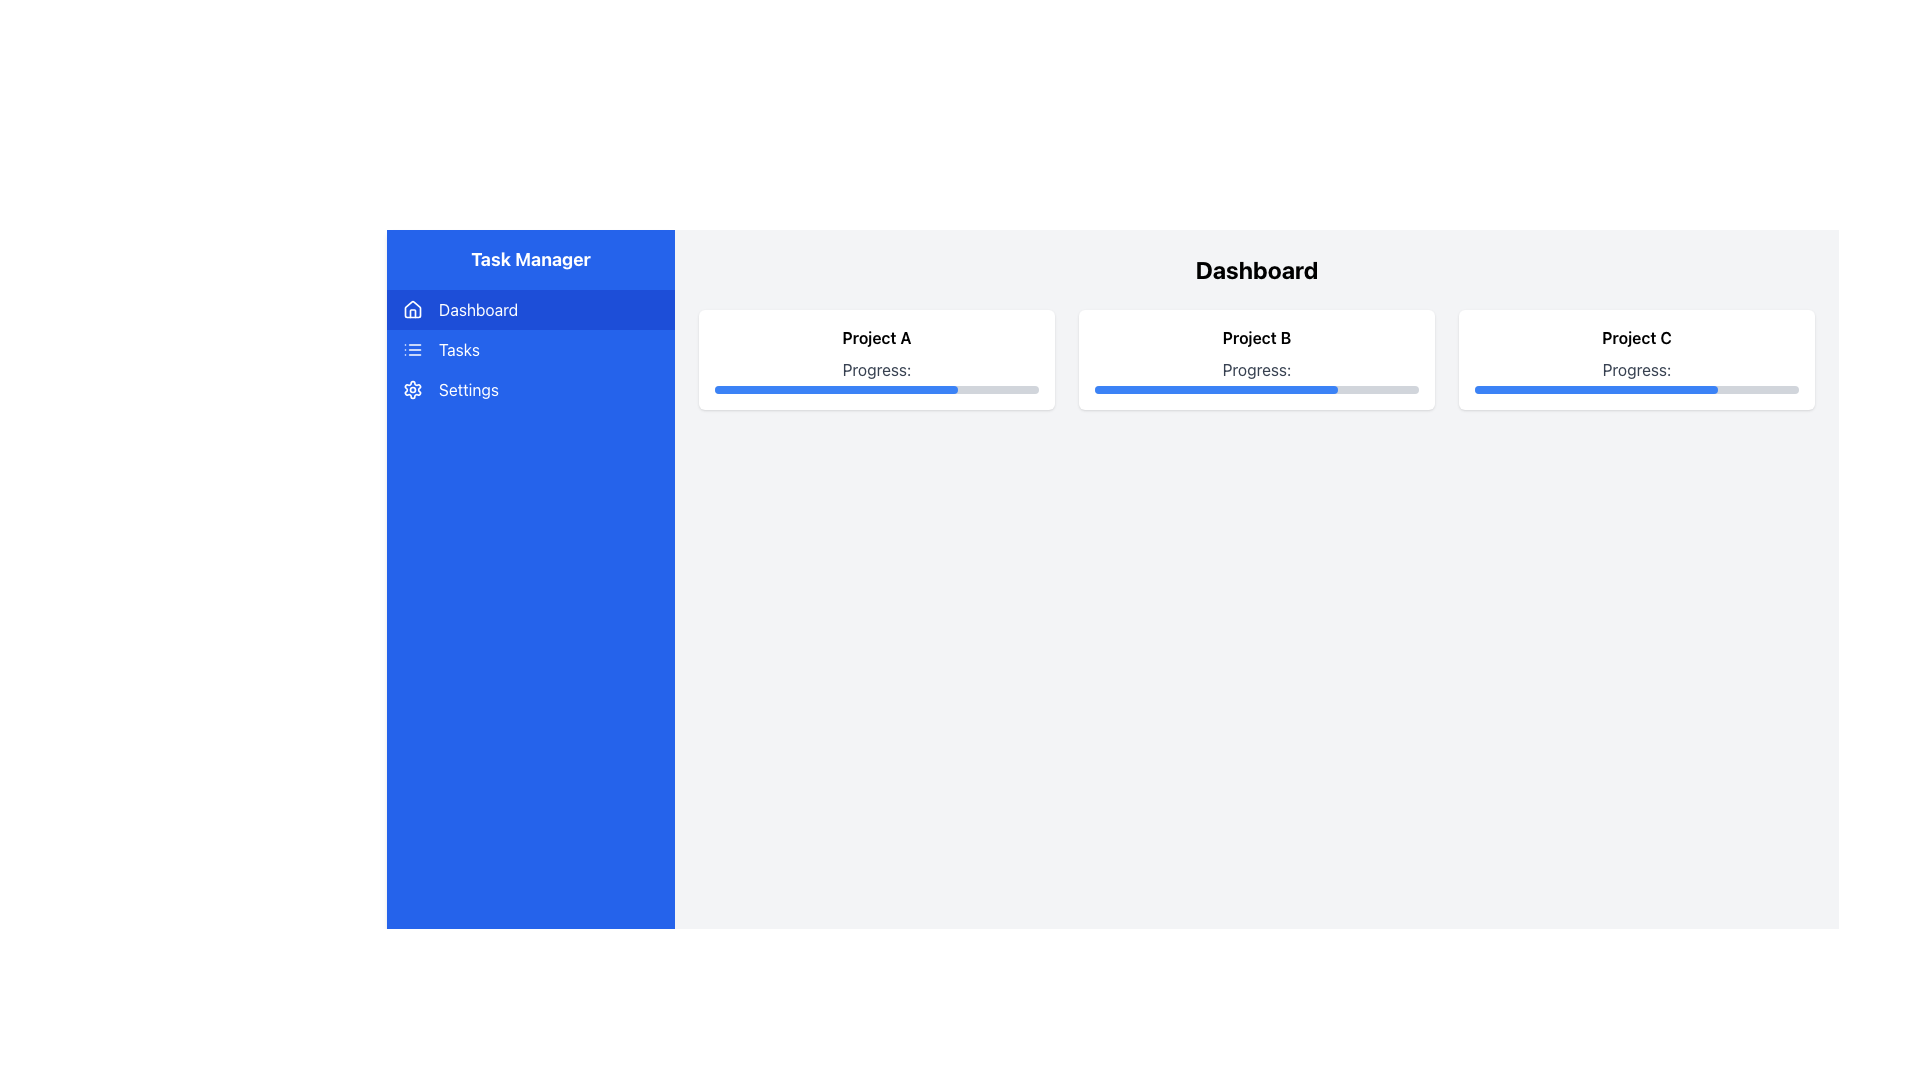 The image size is (1920, 1080). Describe the element at coordinates (1595, 389) in the screenshot. I see `the progress bar that visually depicts the progress of 'Project C' located in the lower section of the rightmost card in the dashboard area` at that location.